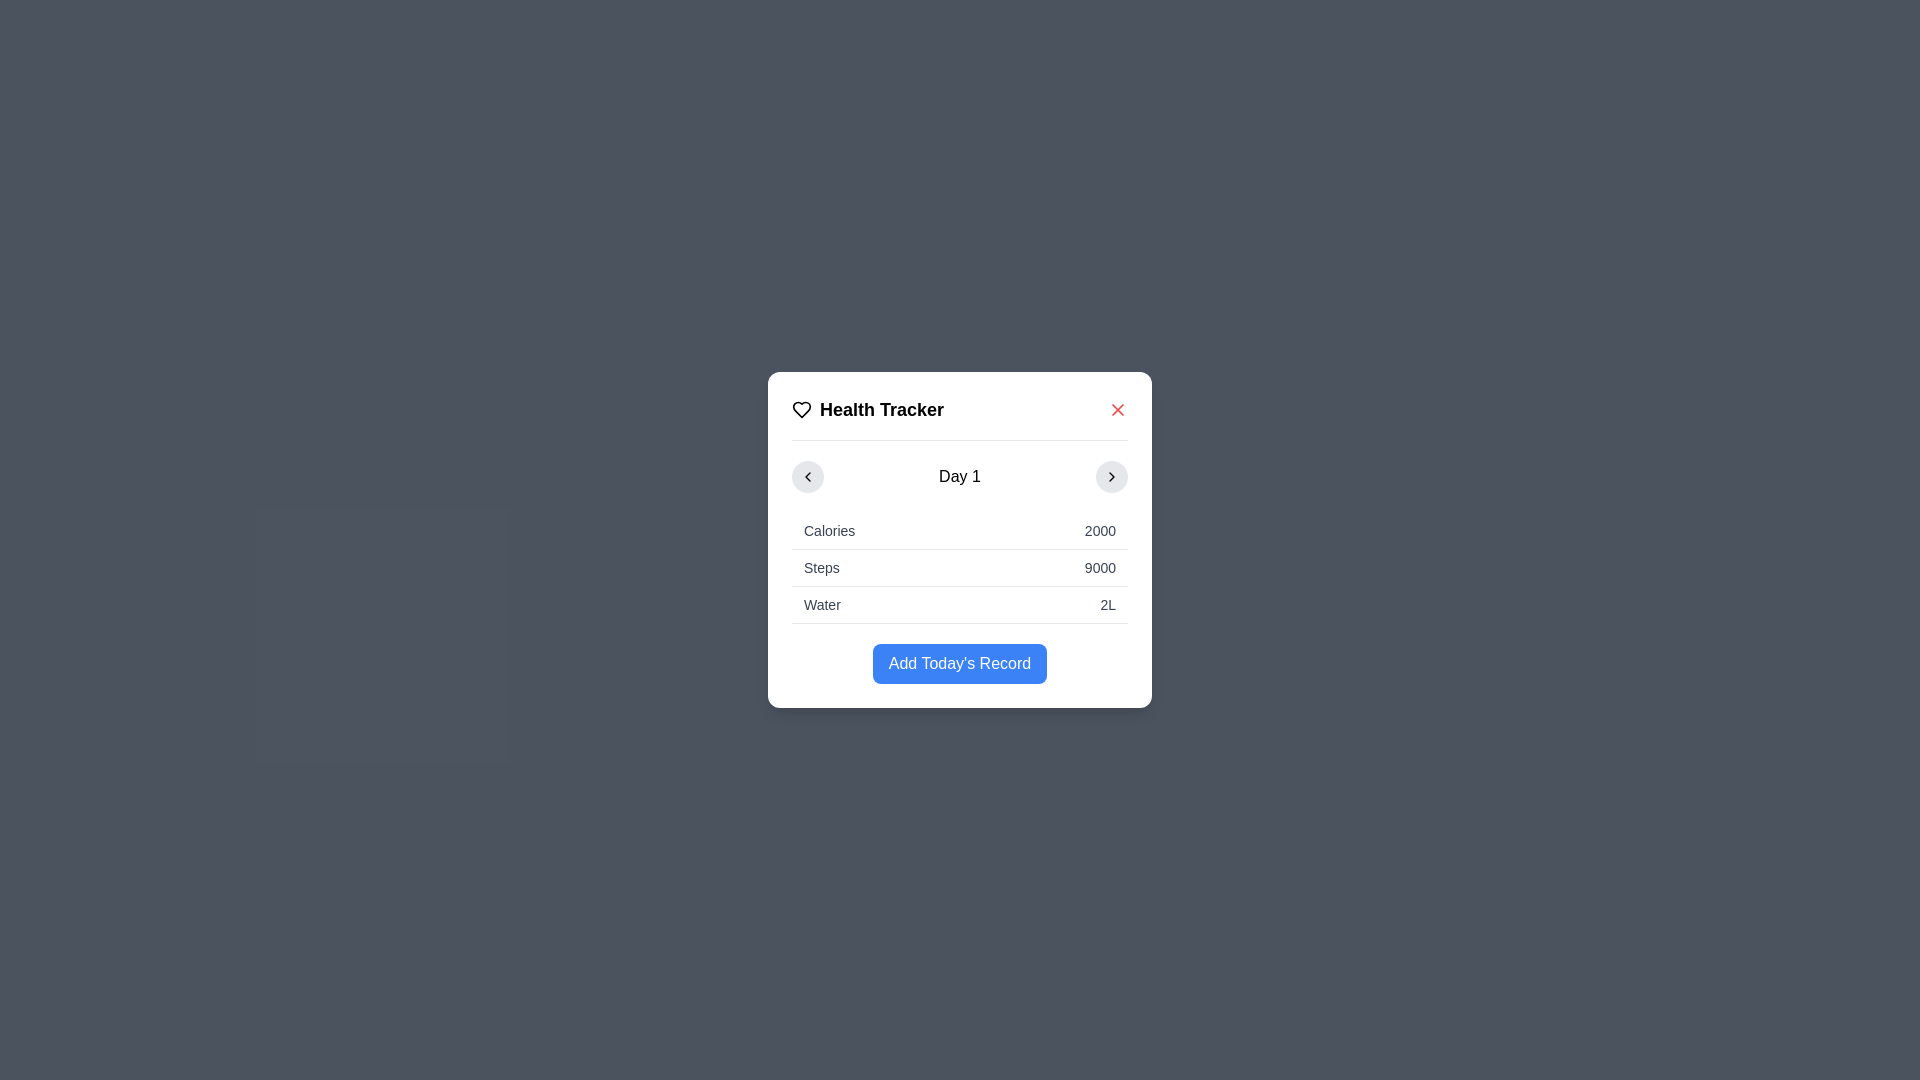  What do you see at coordinates (1117, 408) in the screenshot?
I see `the 'X' icon located in the top-right corner of the 'Health Tracker' modal box` at bounding box center [1117, 408].